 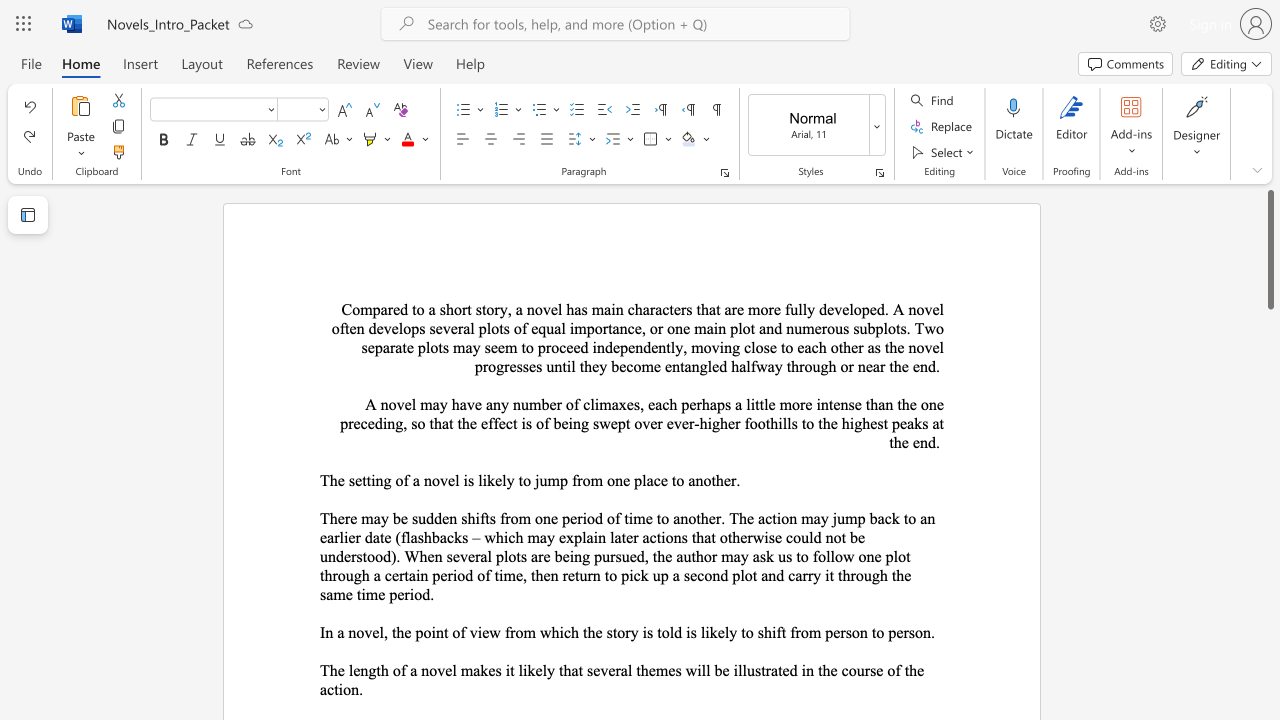 I want to click on the scrollbar on the right to shift the page lower, so click(x=1269, y=580).